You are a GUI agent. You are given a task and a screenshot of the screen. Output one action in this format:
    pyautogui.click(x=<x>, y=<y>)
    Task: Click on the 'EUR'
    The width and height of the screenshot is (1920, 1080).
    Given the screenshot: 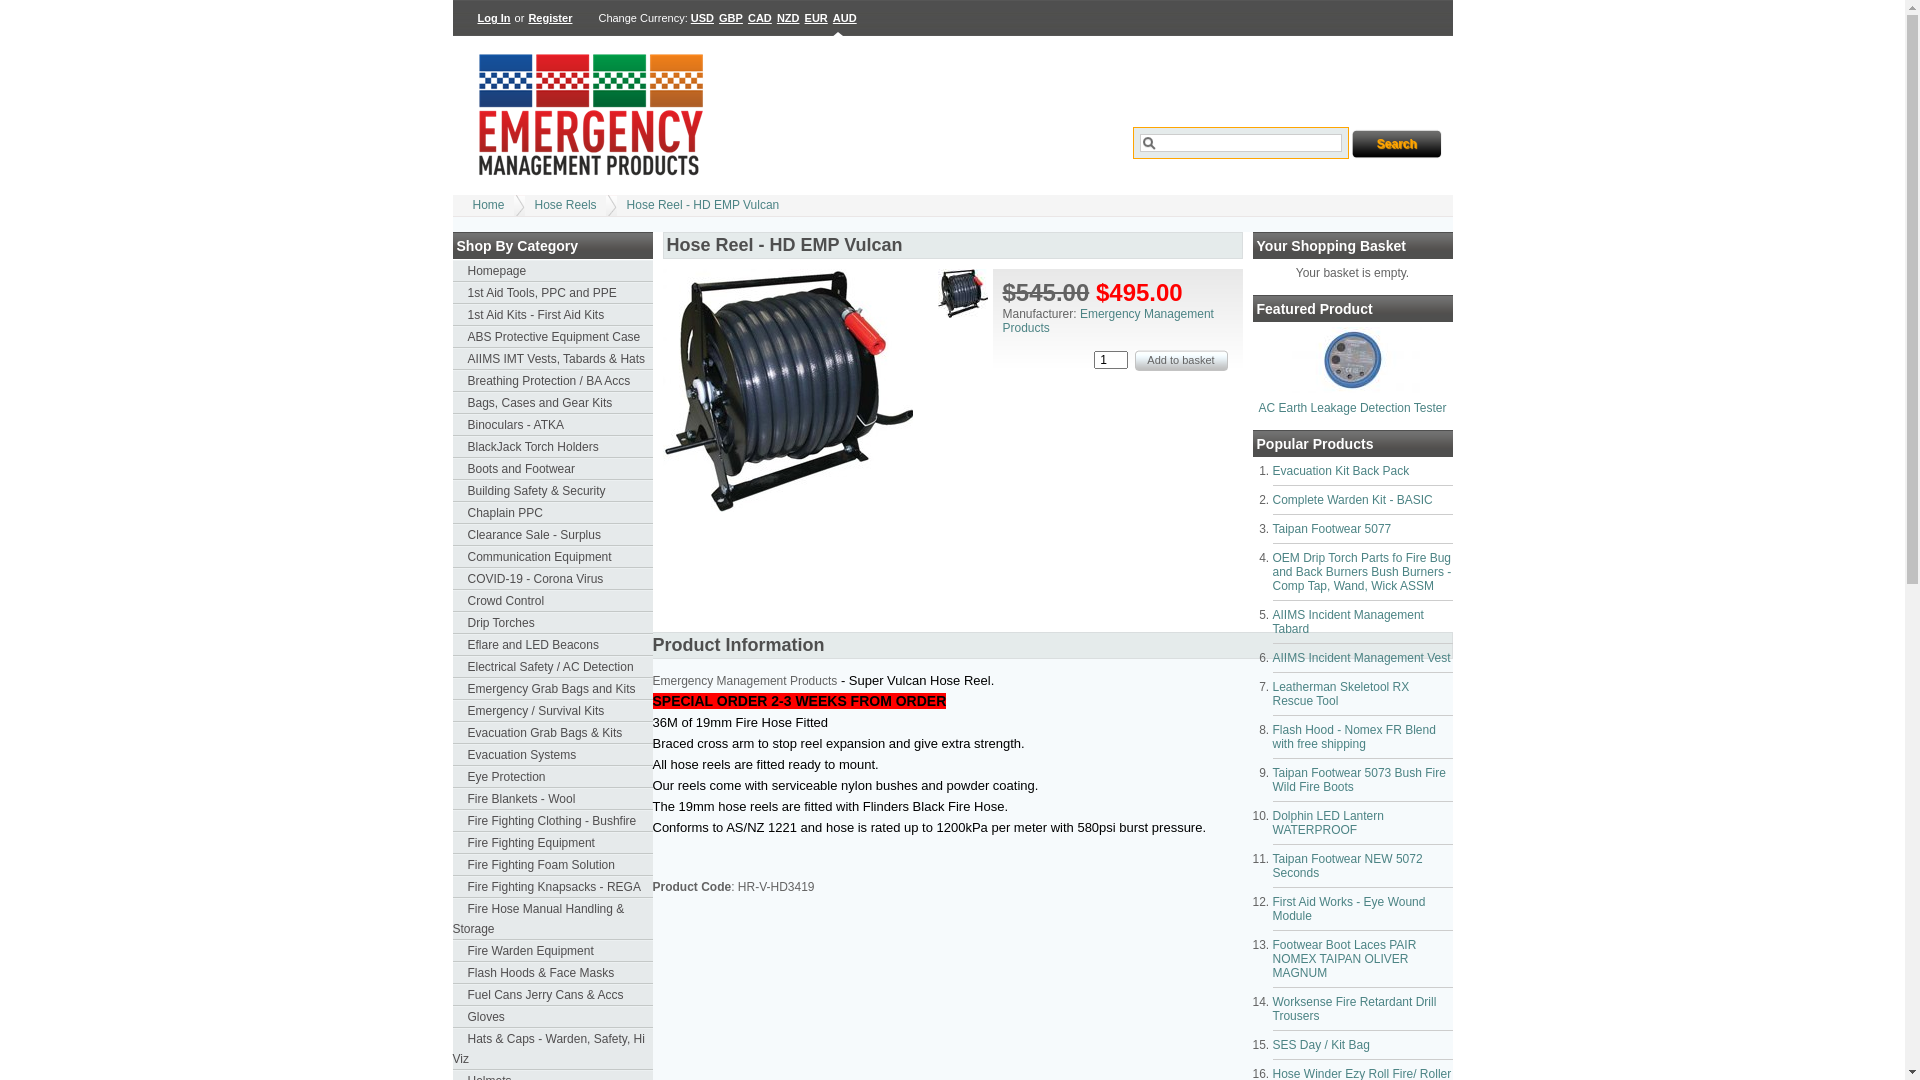 What is the action you would take?
    pyautogui.click(x=816, y=18)
    